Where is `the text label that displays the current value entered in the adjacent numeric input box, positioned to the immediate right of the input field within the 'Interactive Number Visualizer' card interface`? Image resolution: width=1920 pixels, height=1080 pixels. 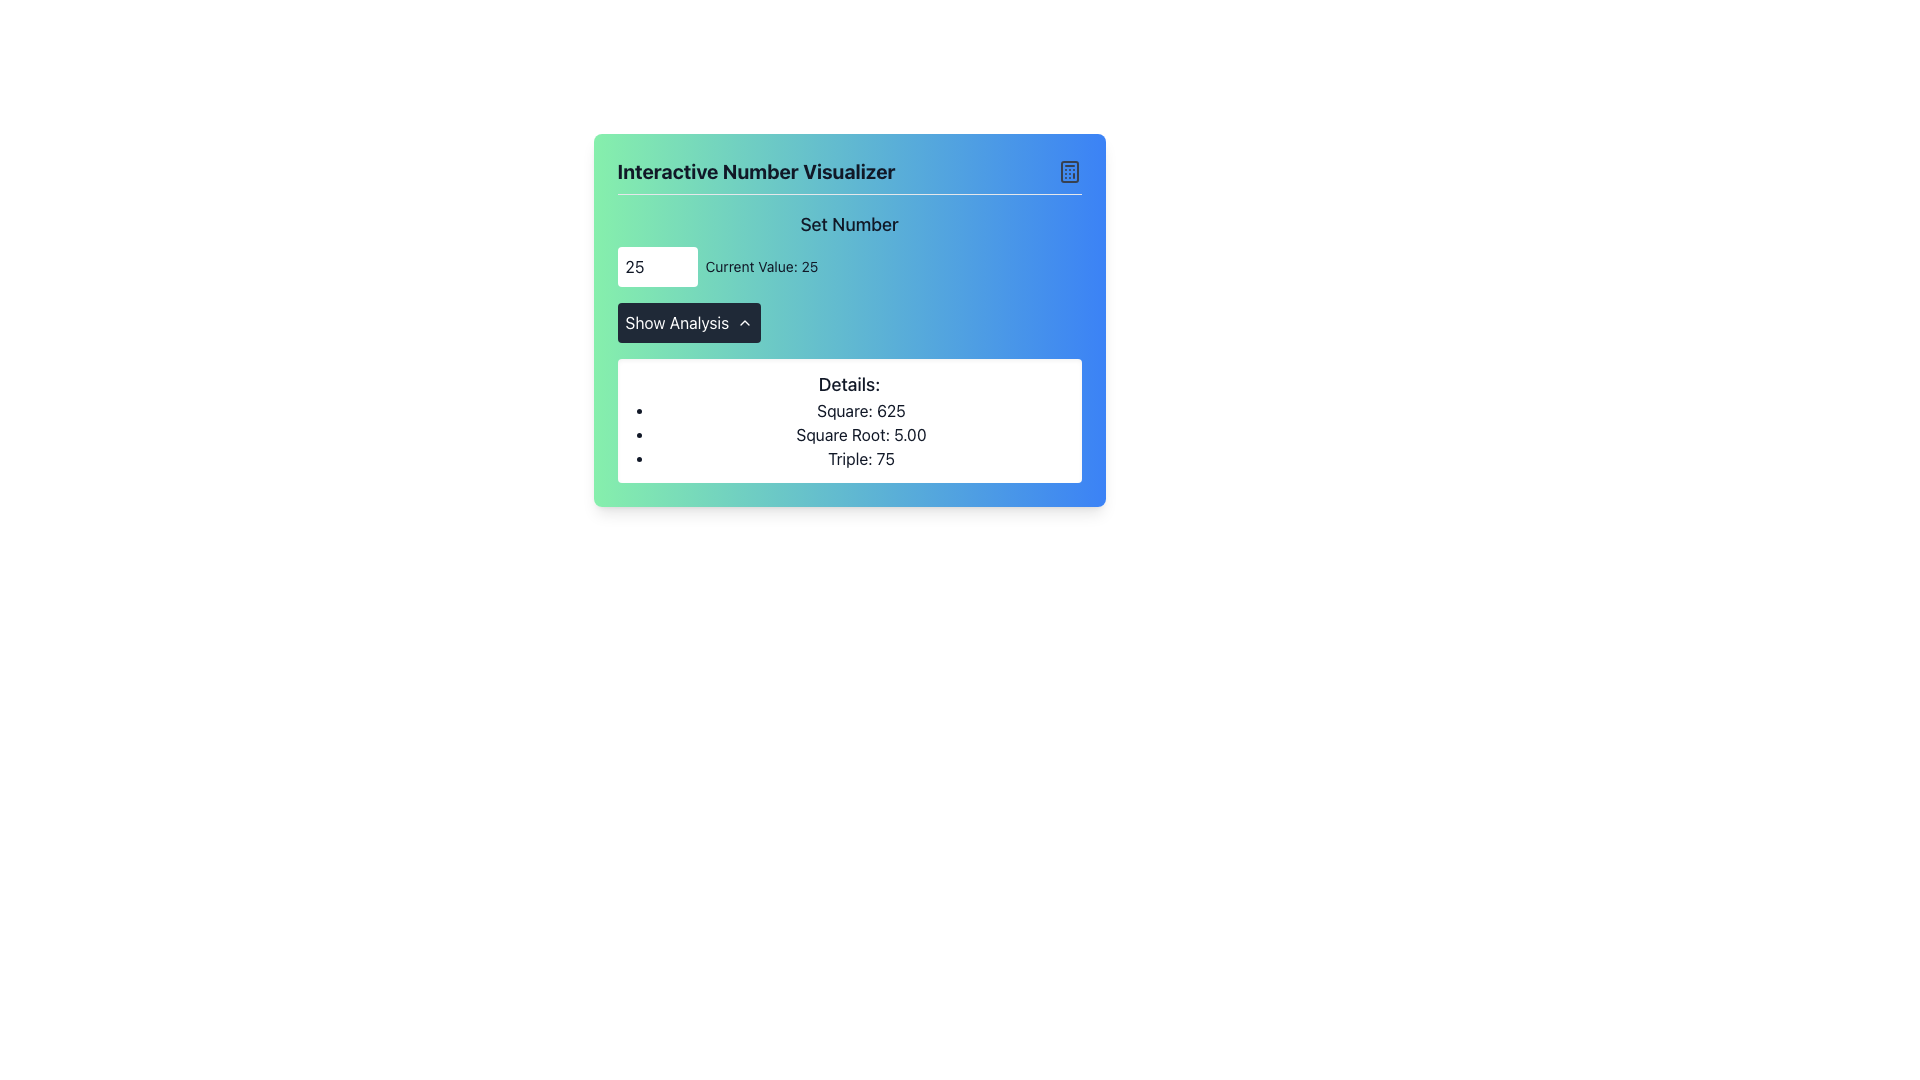
the text label that displays the current value entered in the adjacent numeric input box, positioned to the immediate right of the input field within the 'Interactive Number Visualizer' card interface is located at coordinates (760, 265).